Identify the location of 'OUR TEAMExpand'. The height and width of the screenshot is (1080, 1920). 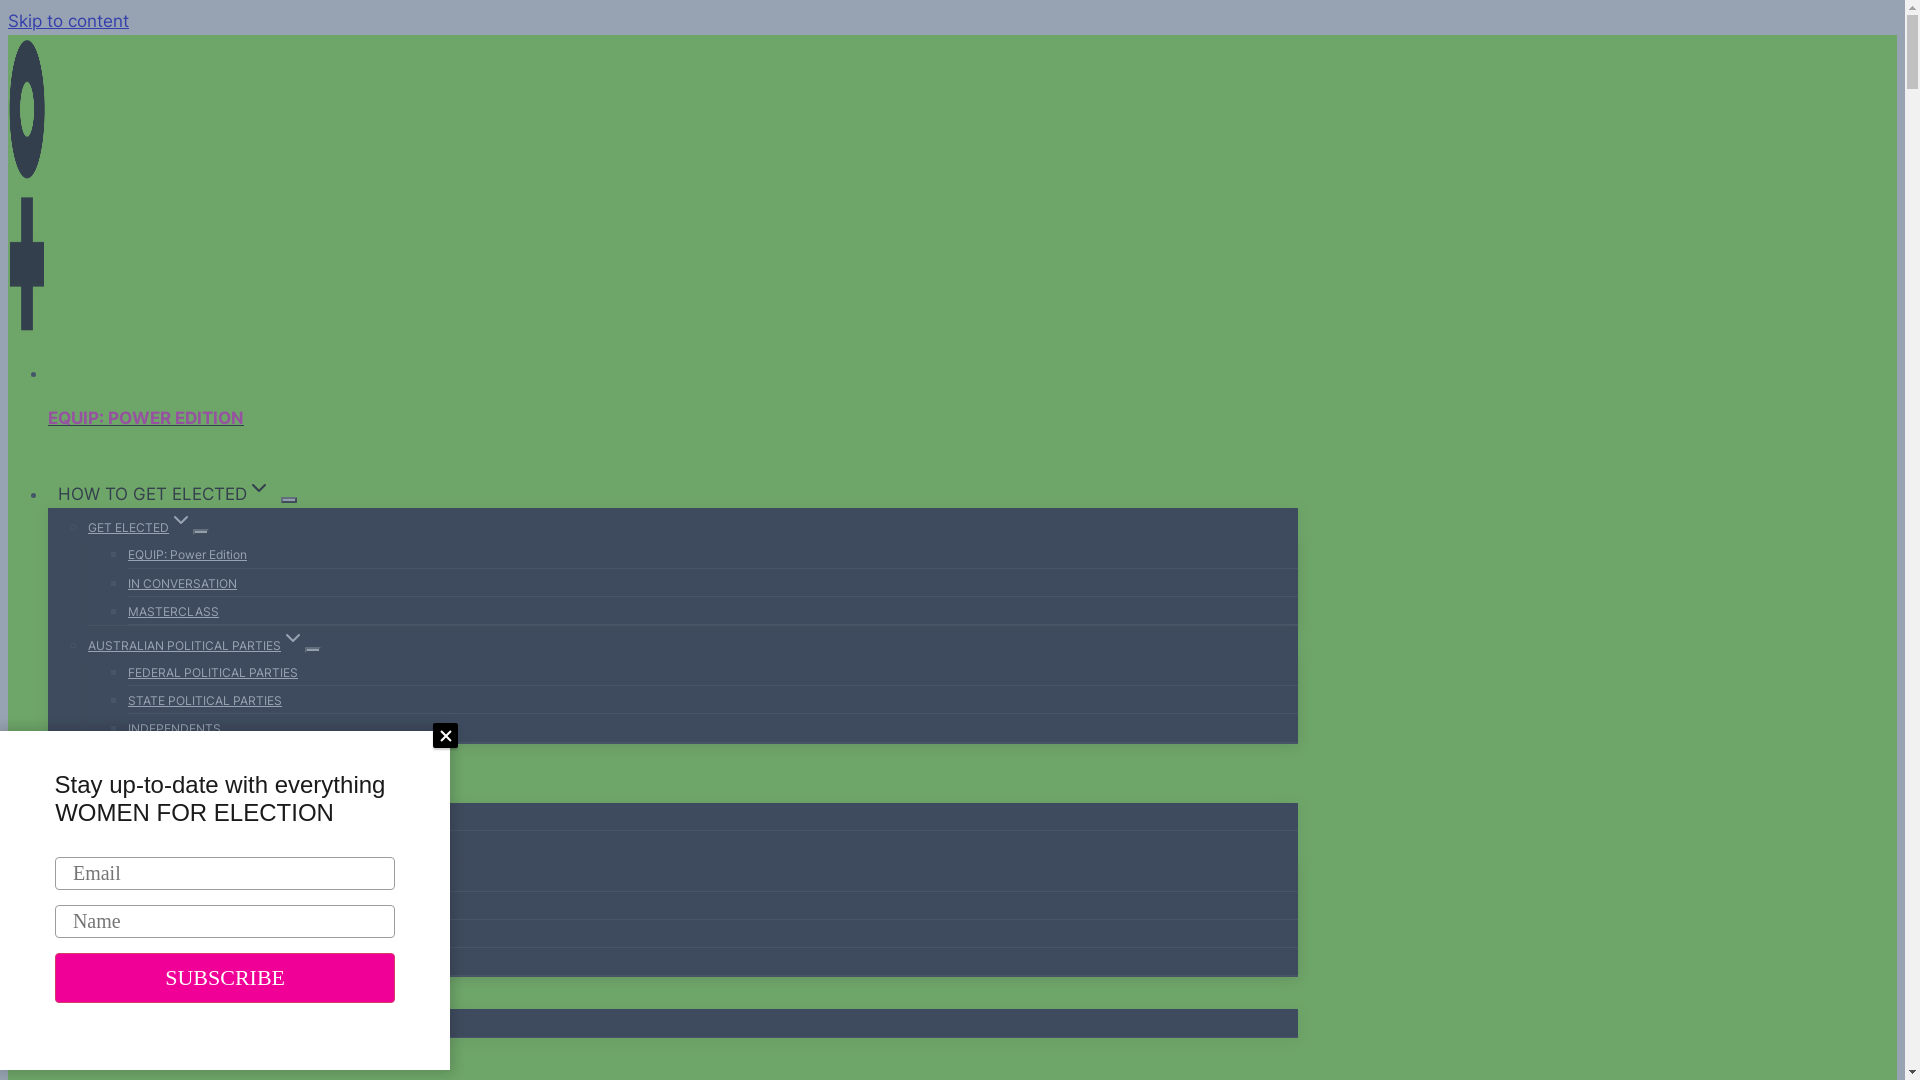
(130, 850).